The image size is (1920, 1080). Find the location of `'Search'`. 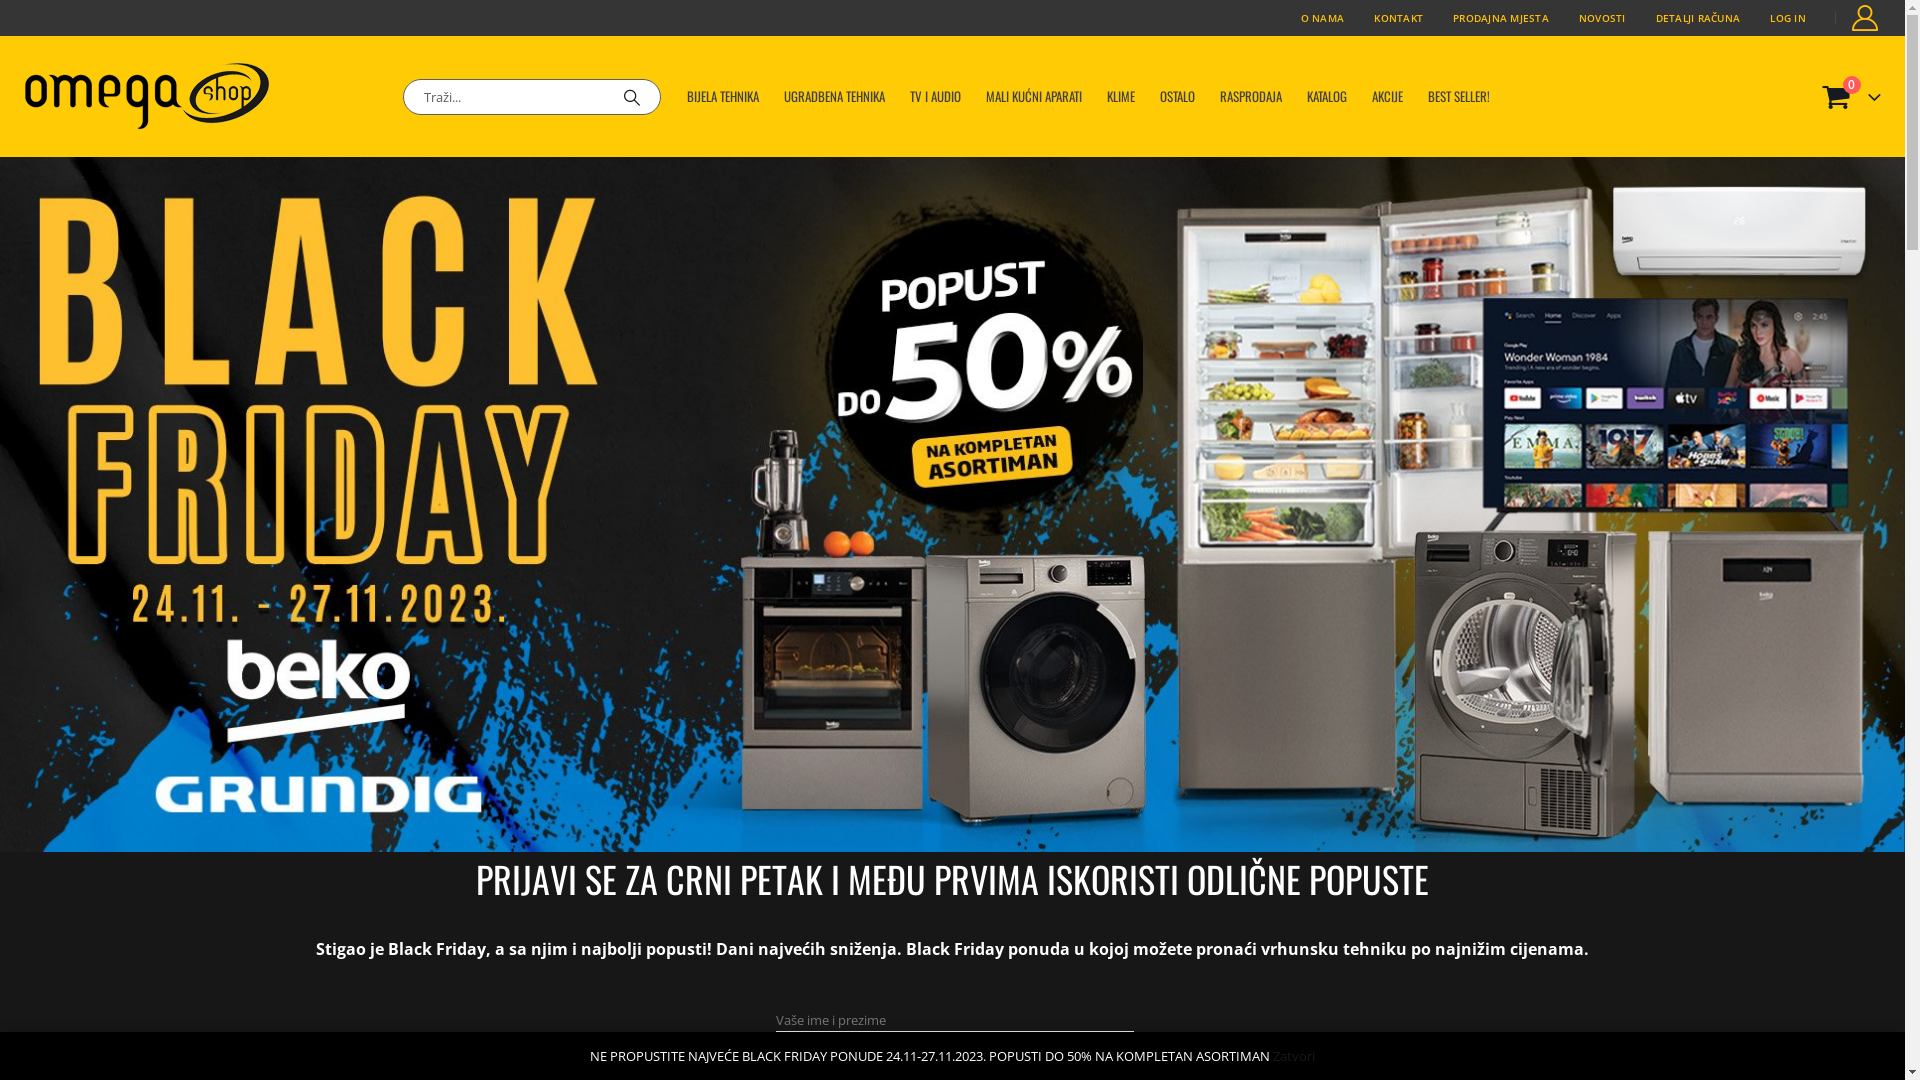

'Search' is located at coordinates (631, 96).